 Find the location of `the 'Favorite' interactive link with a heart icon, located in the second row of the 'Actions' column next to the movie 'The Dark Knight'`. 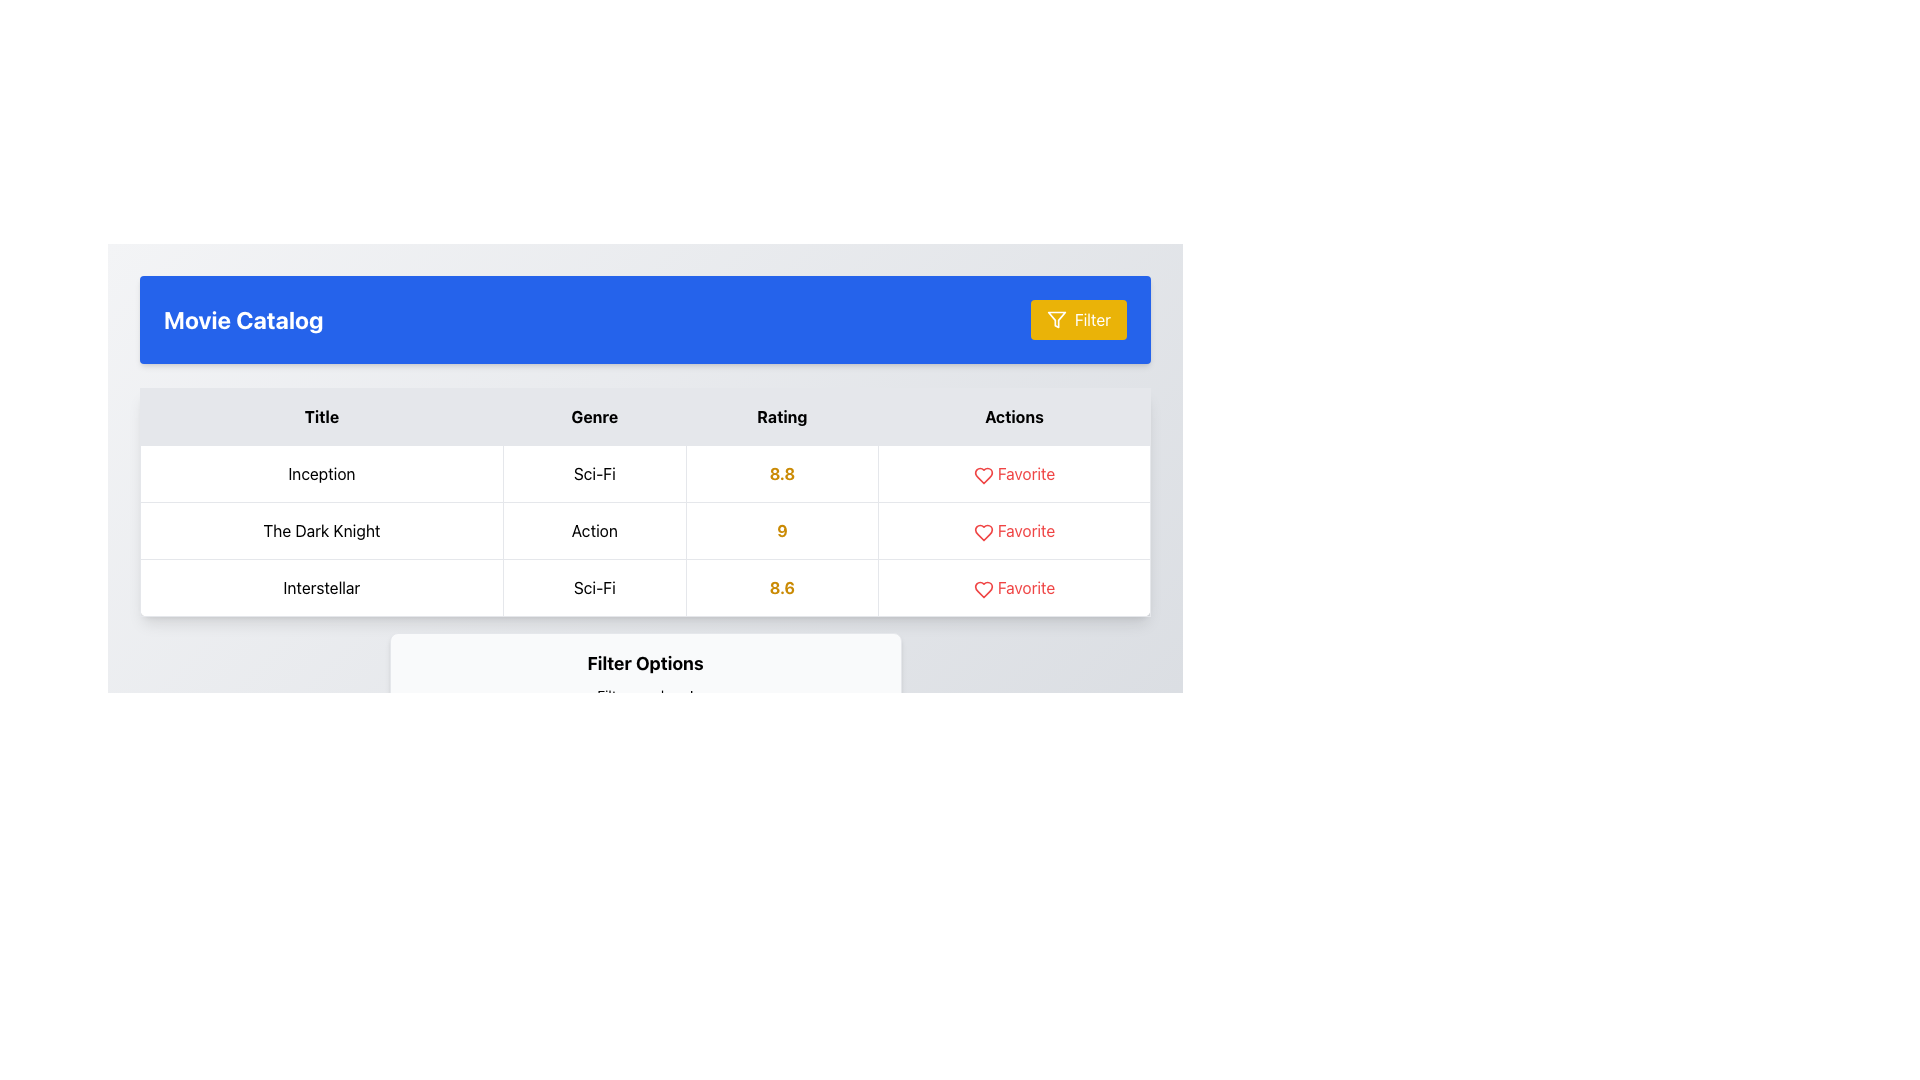

the 'Favorite' interactive link with a heart icon, located in the second row of the 'Actions' column next to the movie 'The Dark Knight' is located at coordinates (1014, 530).